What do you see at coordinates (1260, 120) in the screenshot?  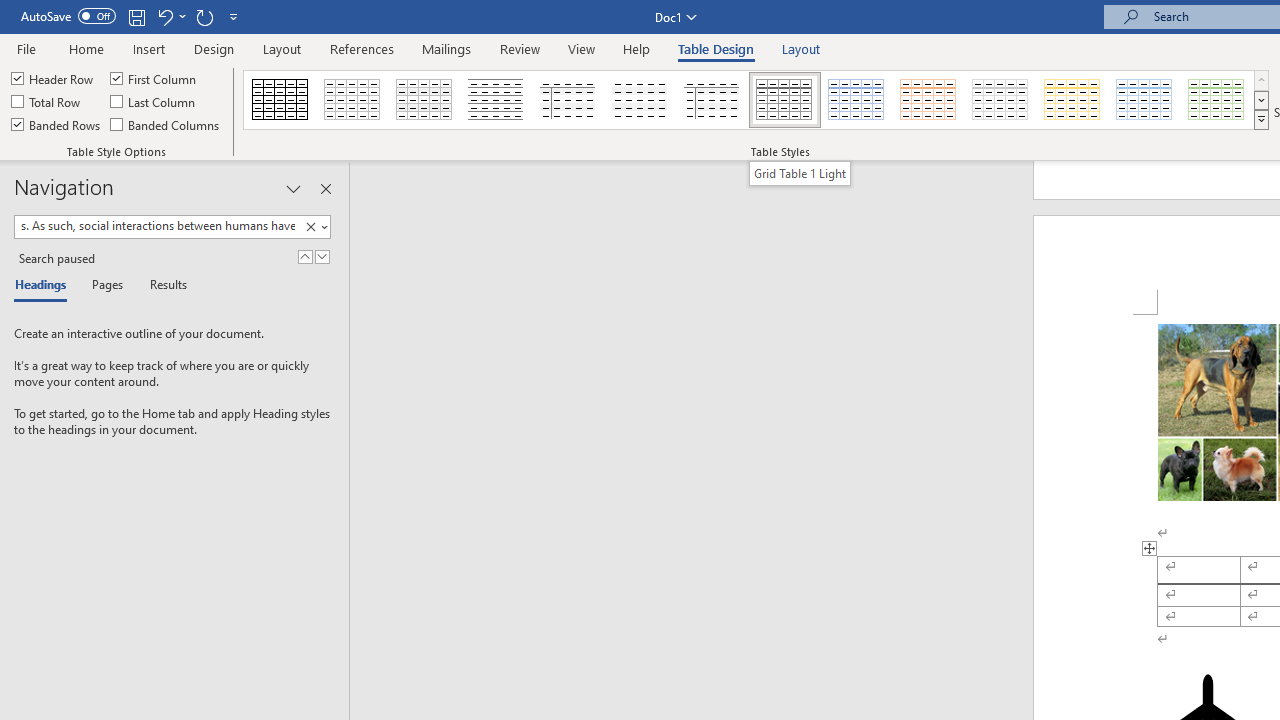 I see `'Table Styles'` at bounding box center [1260, 120].